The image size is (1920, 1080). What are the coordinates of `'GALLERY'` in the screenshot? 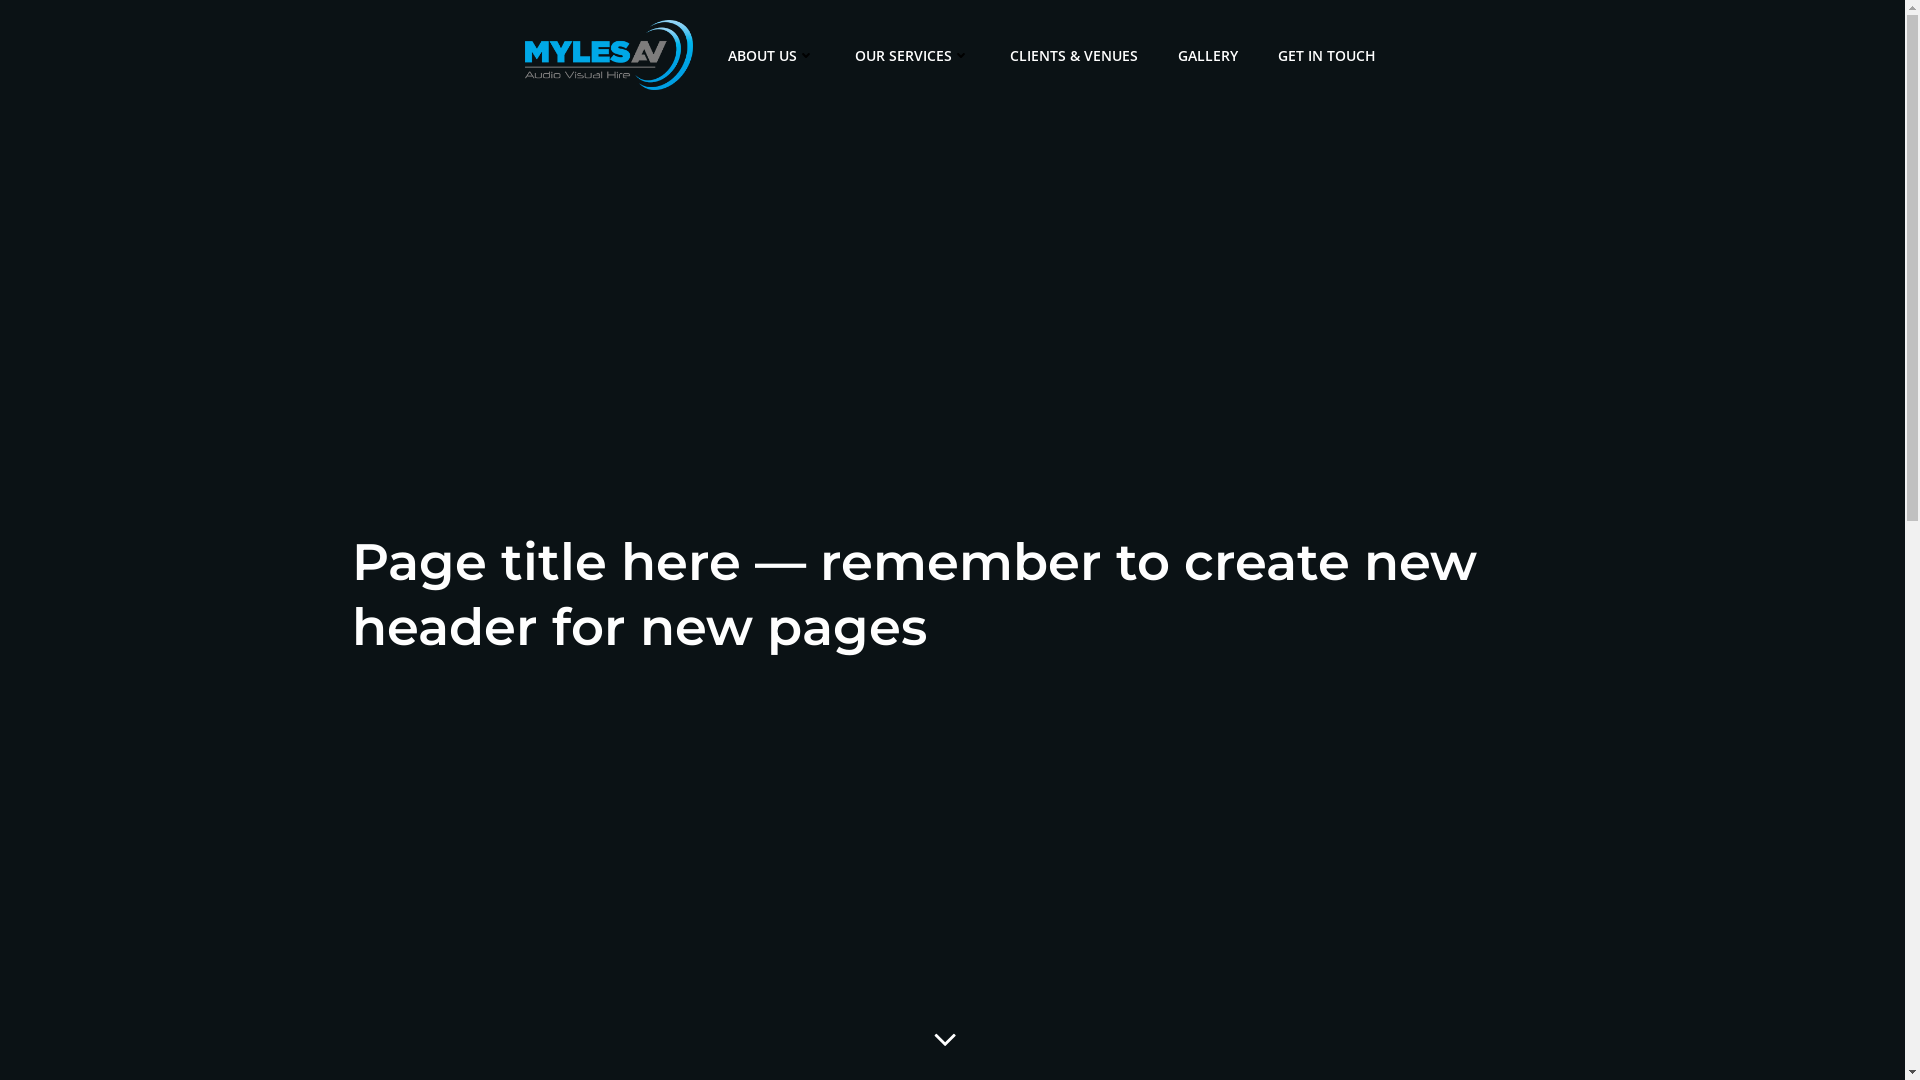 It's located at (1207, 53).